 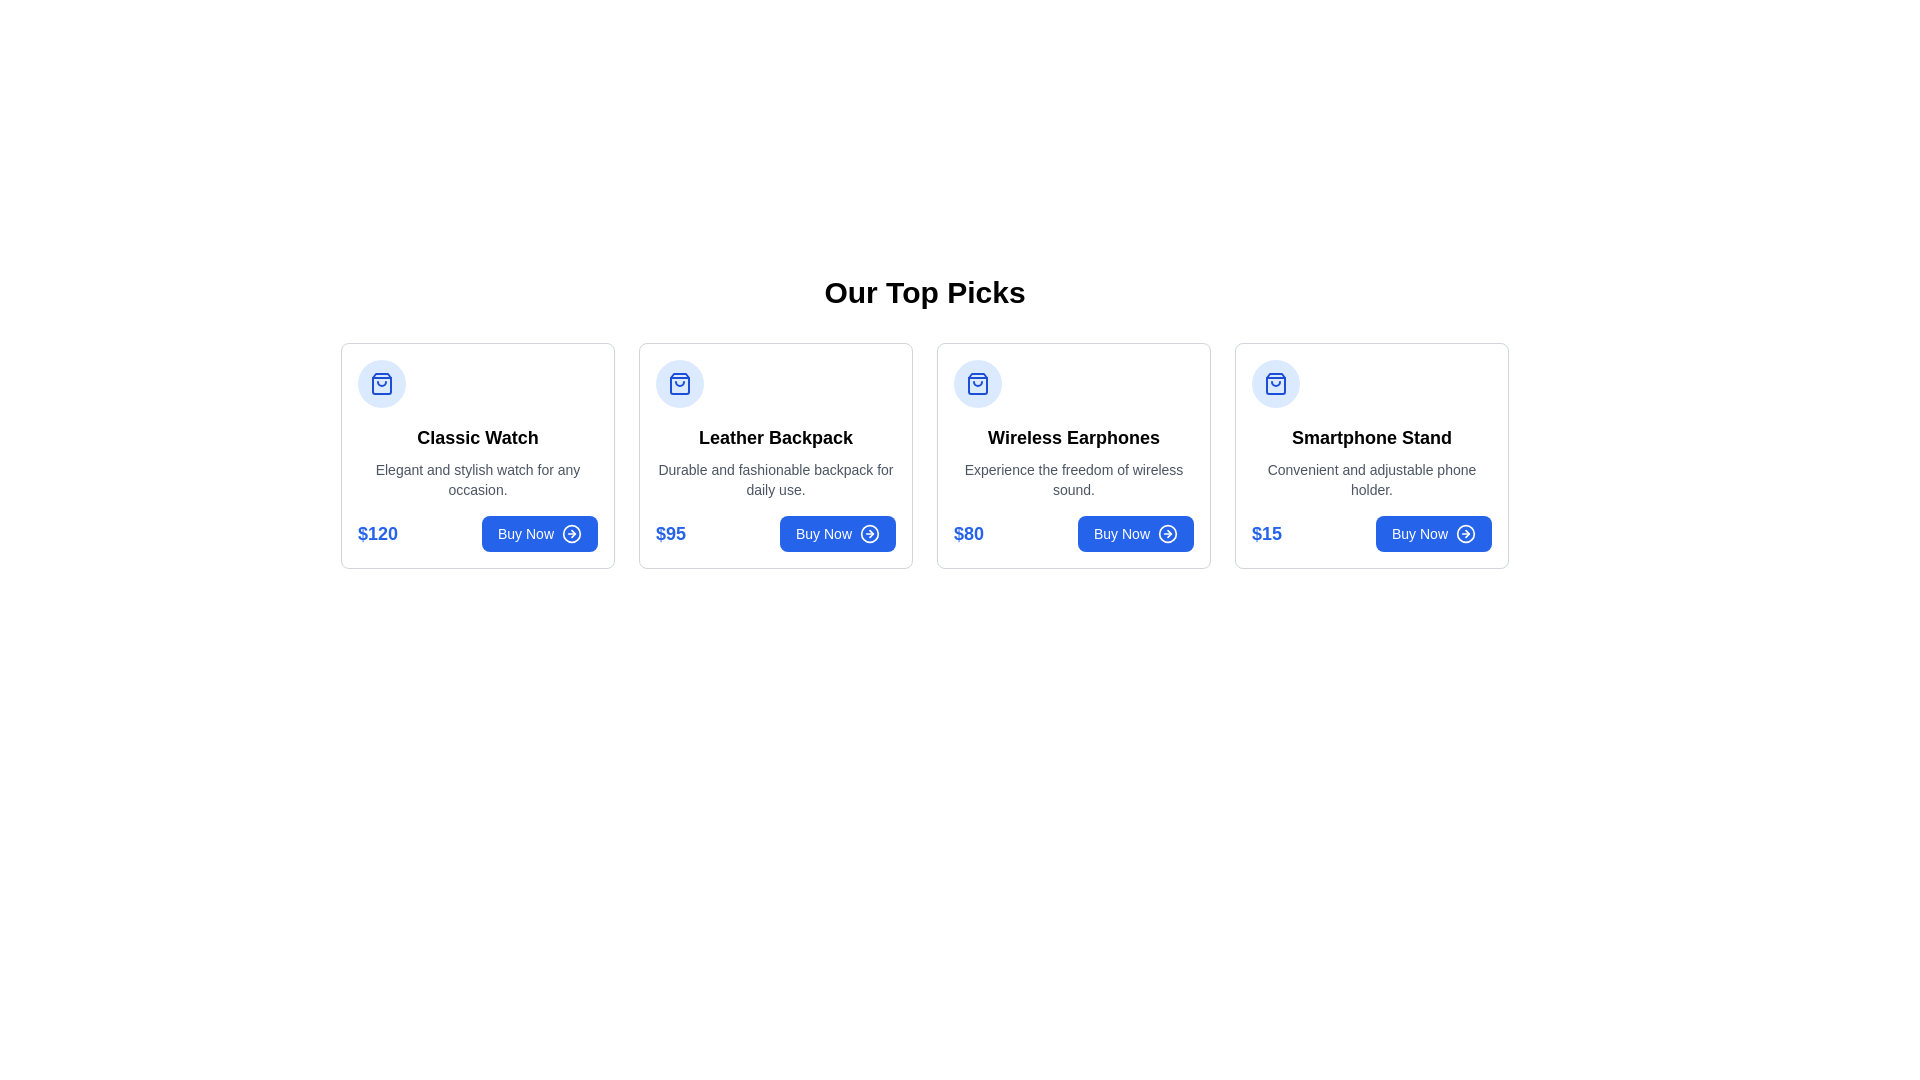 I want to click on the text block that contains 'Elegant and stylish watch for any occasion.' which is styled in light gray color and positioned below 'Classic Watch', so click(x=477, y=479).